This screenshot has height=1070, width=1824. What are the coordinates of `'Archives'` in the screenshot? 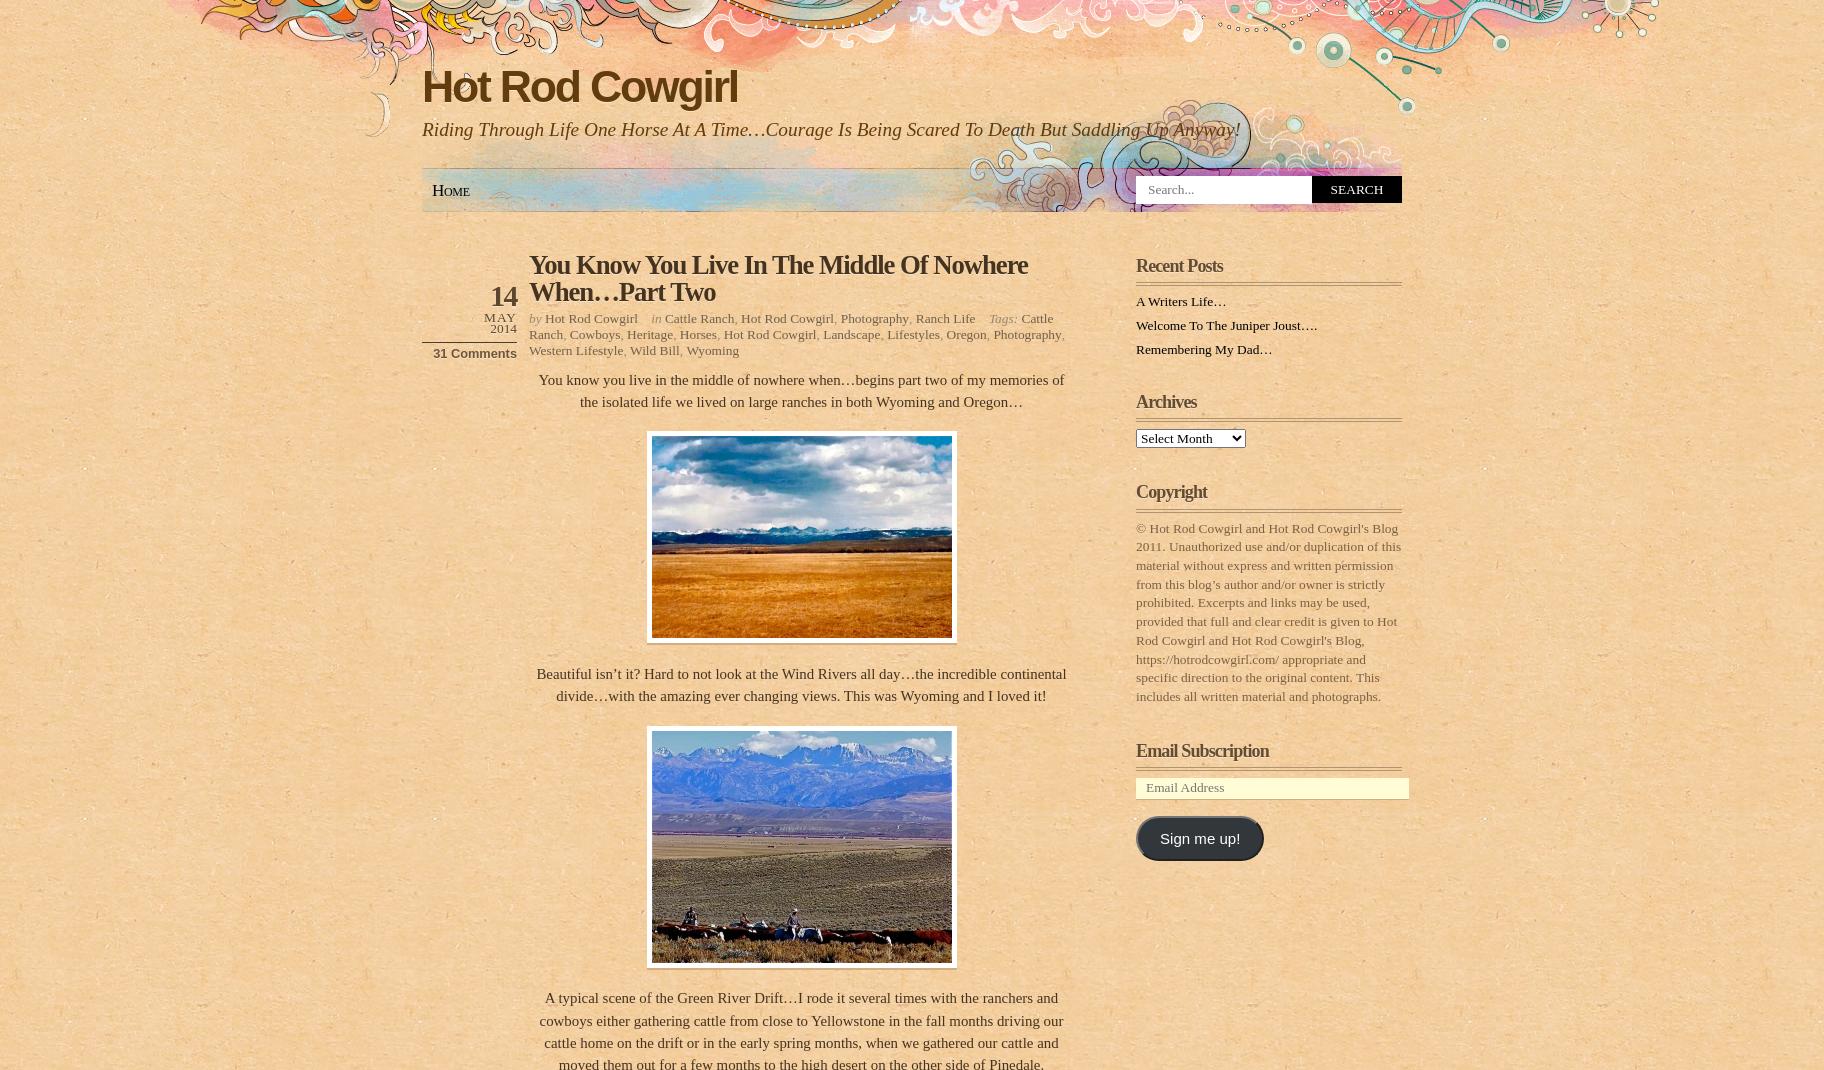 It's located at (1166, 400).